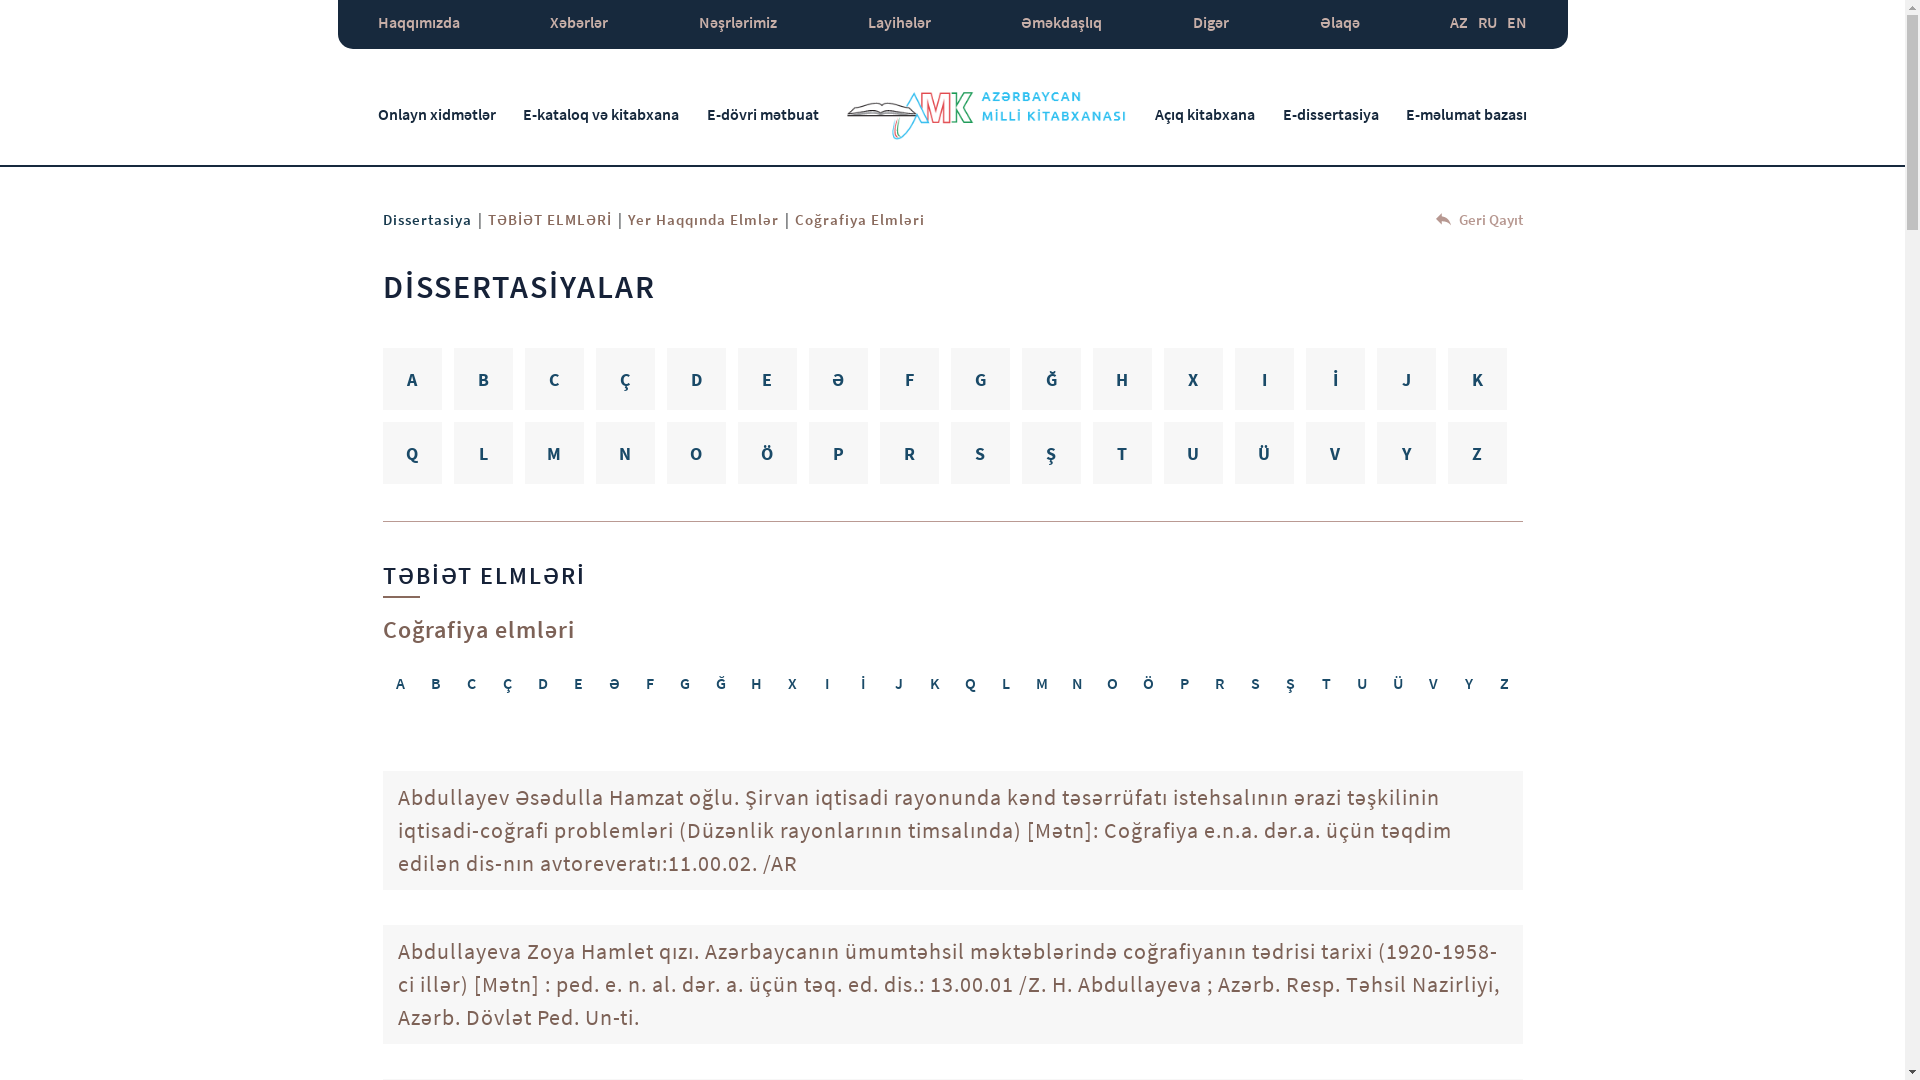  Describe the element at coordinates (1330, 114) in the screenshot. I see `'E-dissertasiya'` at that location.